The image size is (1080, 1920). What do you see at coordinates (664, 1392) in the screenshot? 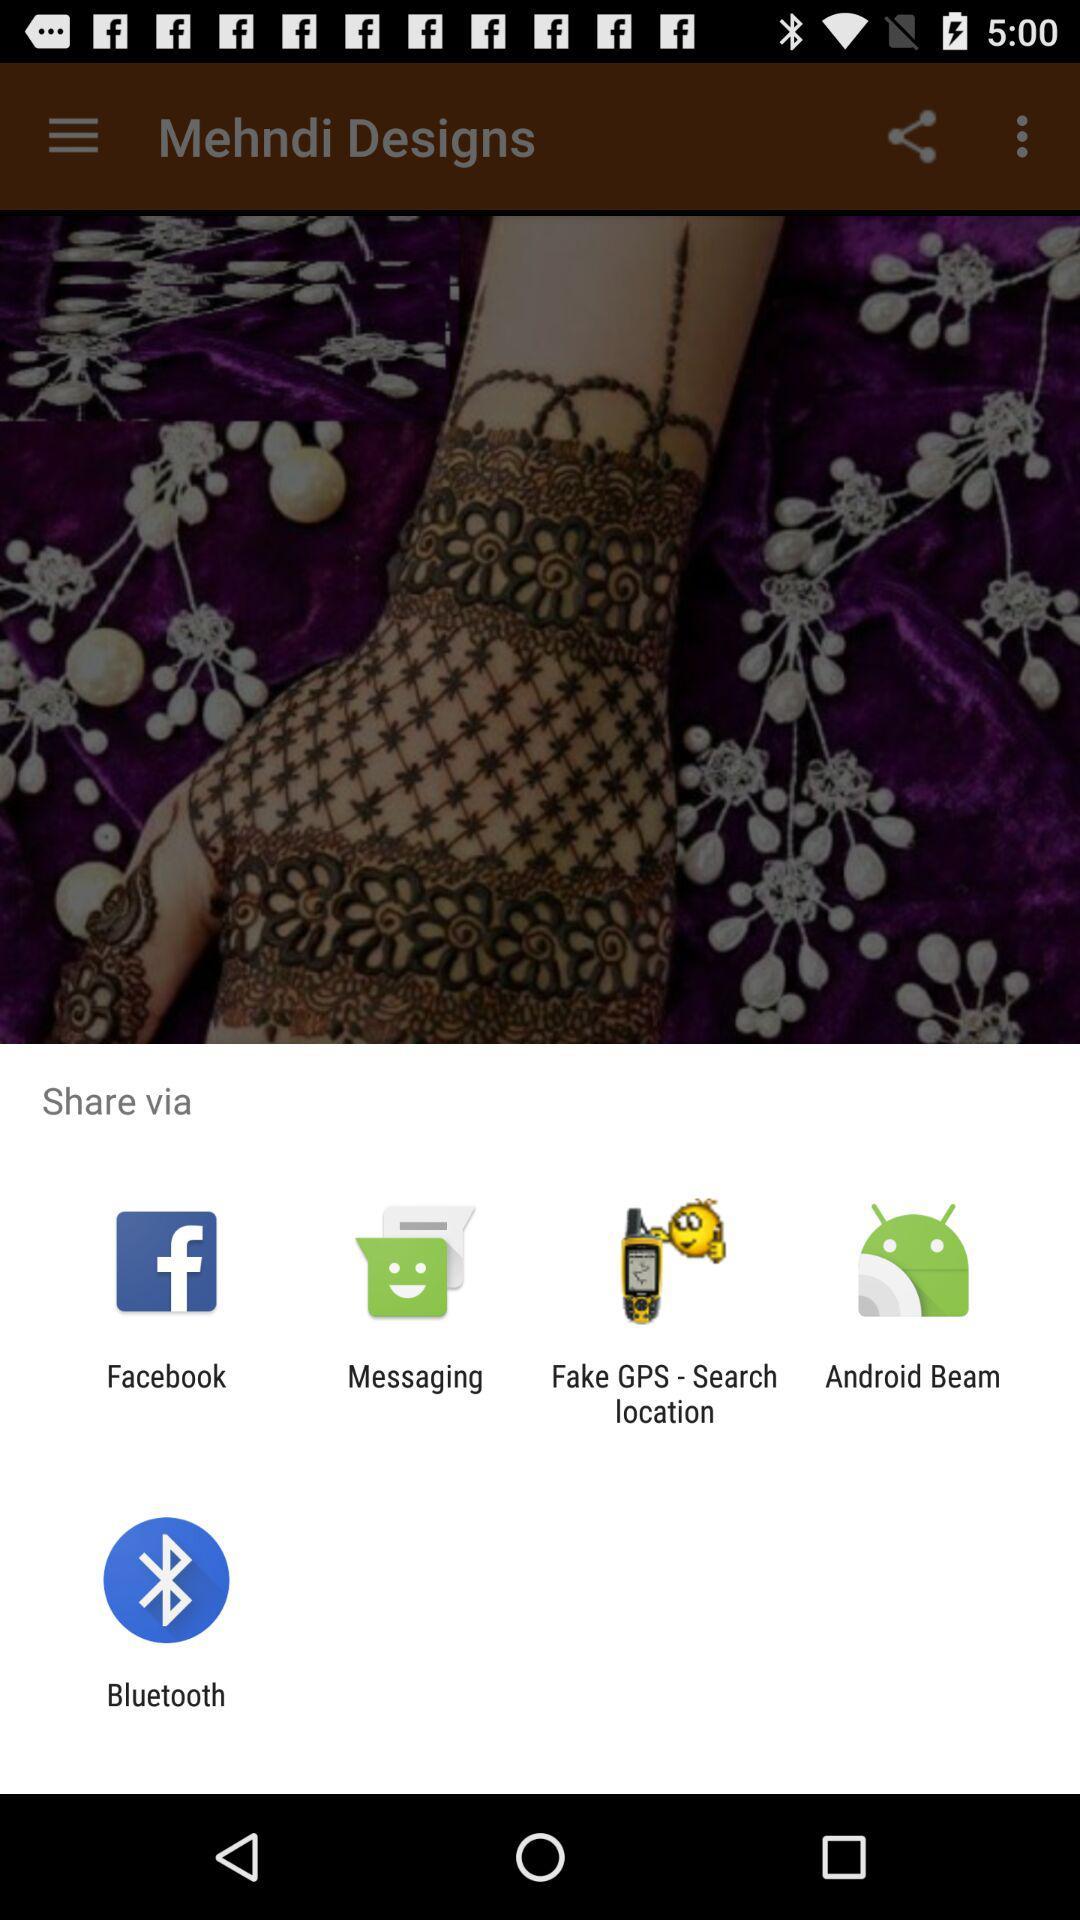
I see `the fake gps search item` at bounding box center [664, 1392].